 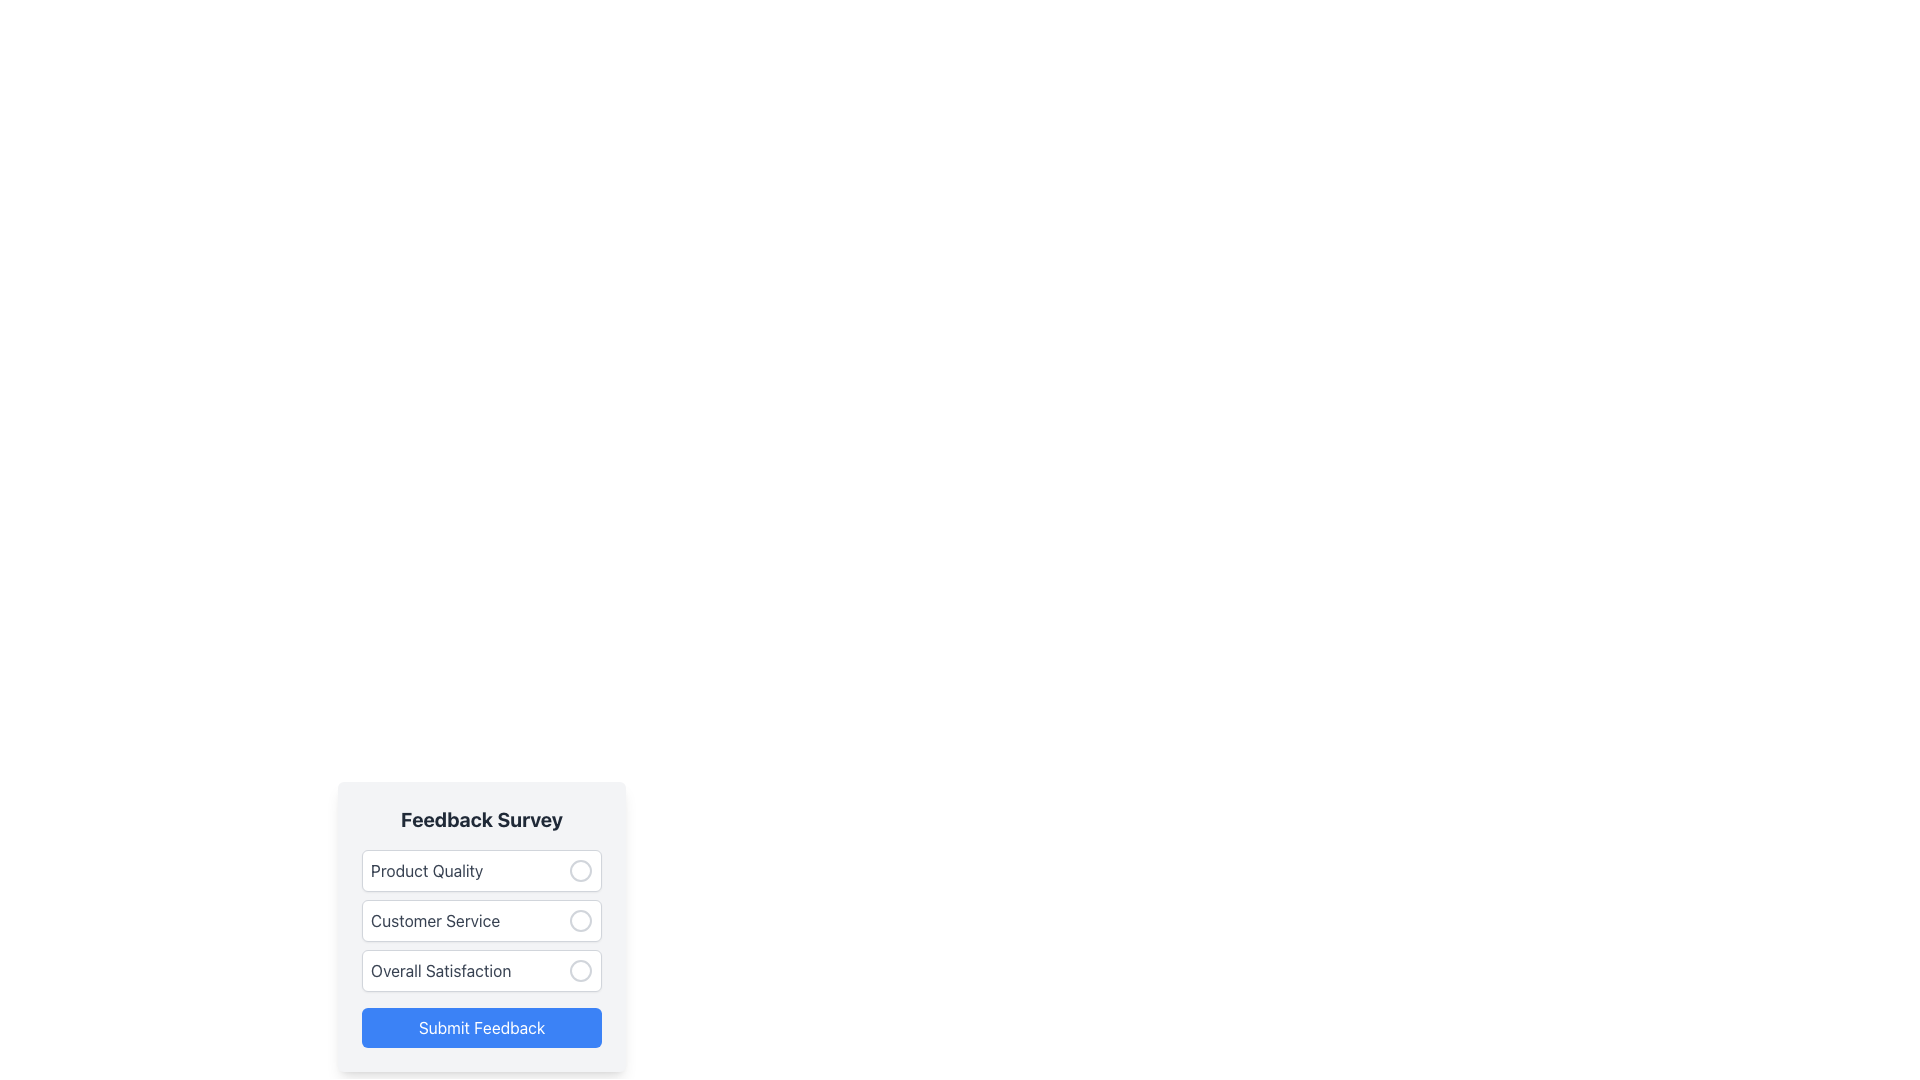 I want to click on the third selectable list item for 'Overall Satisfaction' in the 'Feedback Survey' section, so click(x=481, y=970).